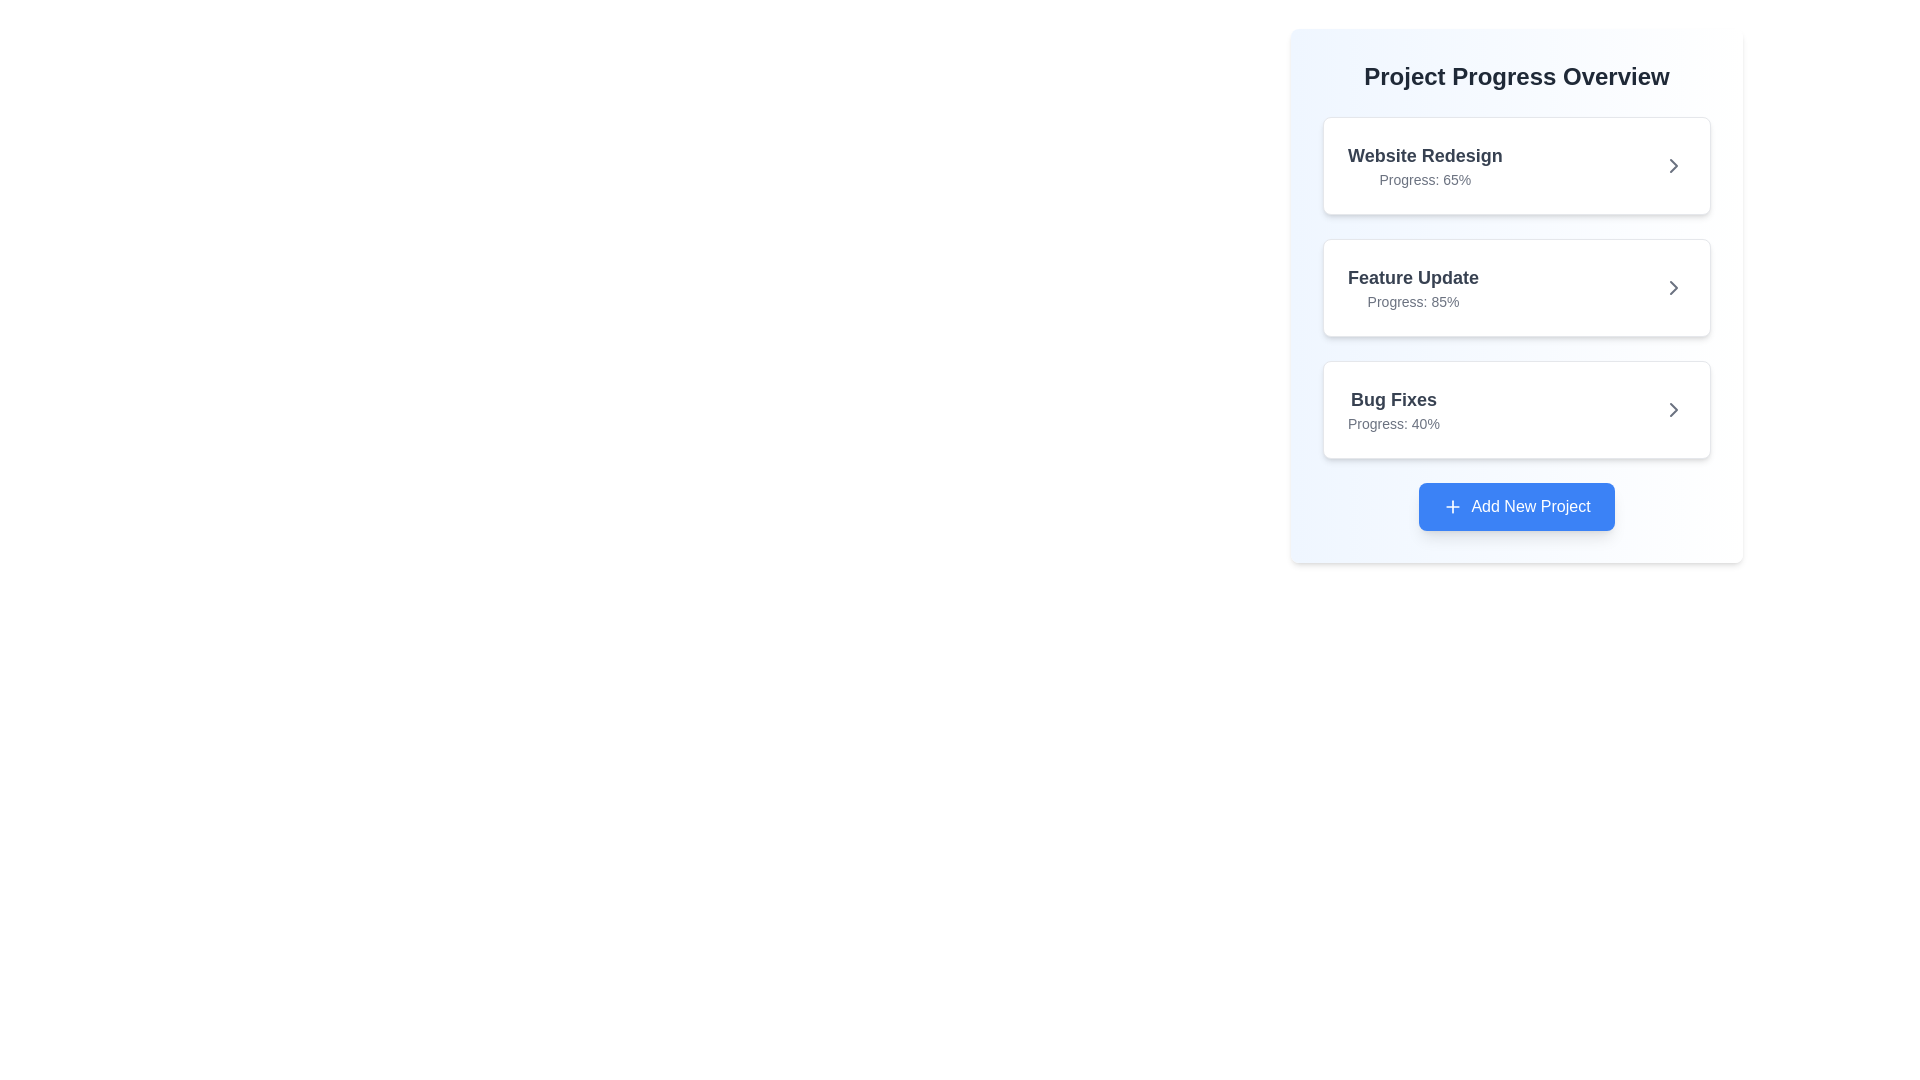 Image resolution: width=1920 pixels, height=1080 pixels. Describe the element at coordinates (1412, 301) in the screenshot. I see `the text label displaying the progress percentage of the feature update, which is positioned below the 'Feature Update' heading` at that location.